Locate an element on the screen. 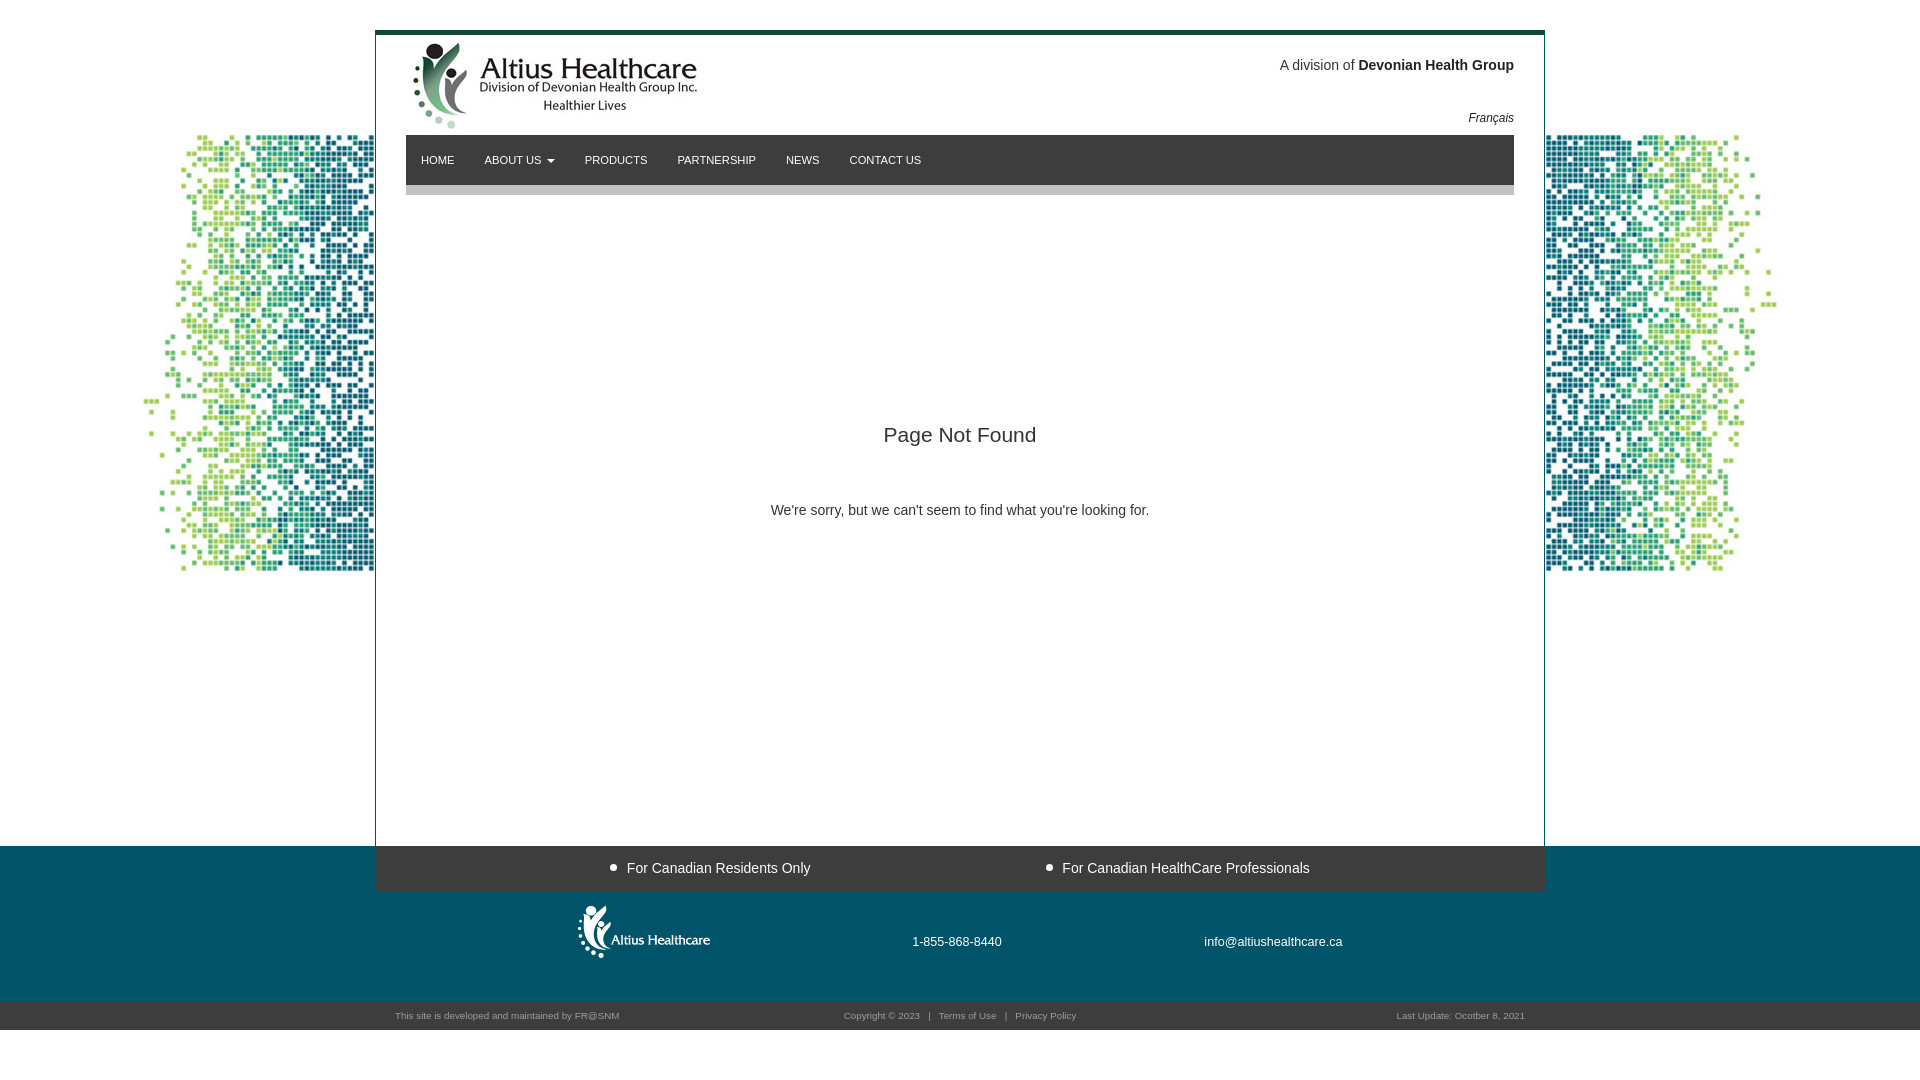 The image size is (1920, 1080). 'Privacy Policy' is located at coordinates (1044, 1015).